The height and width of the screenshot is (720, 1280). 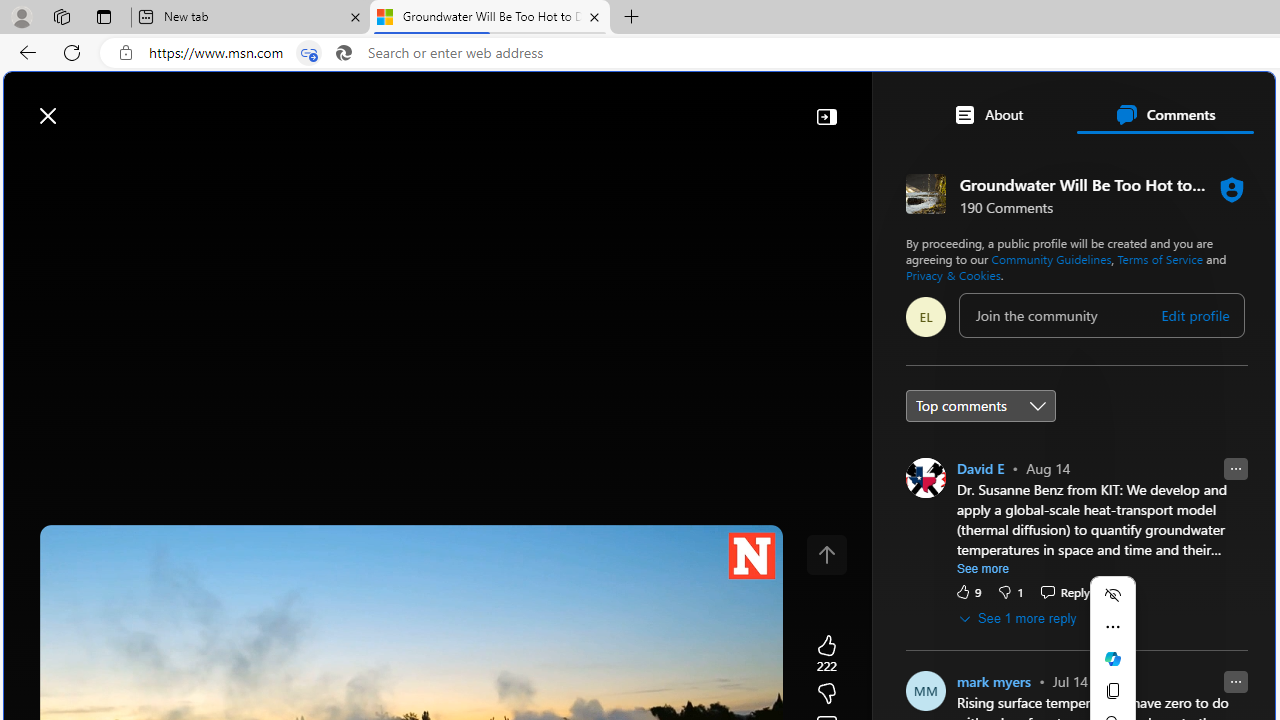 What do you see at coordinates (1165, 114) in the screenshot?
I see `'Comments'` at bounding box center [1165, 114].